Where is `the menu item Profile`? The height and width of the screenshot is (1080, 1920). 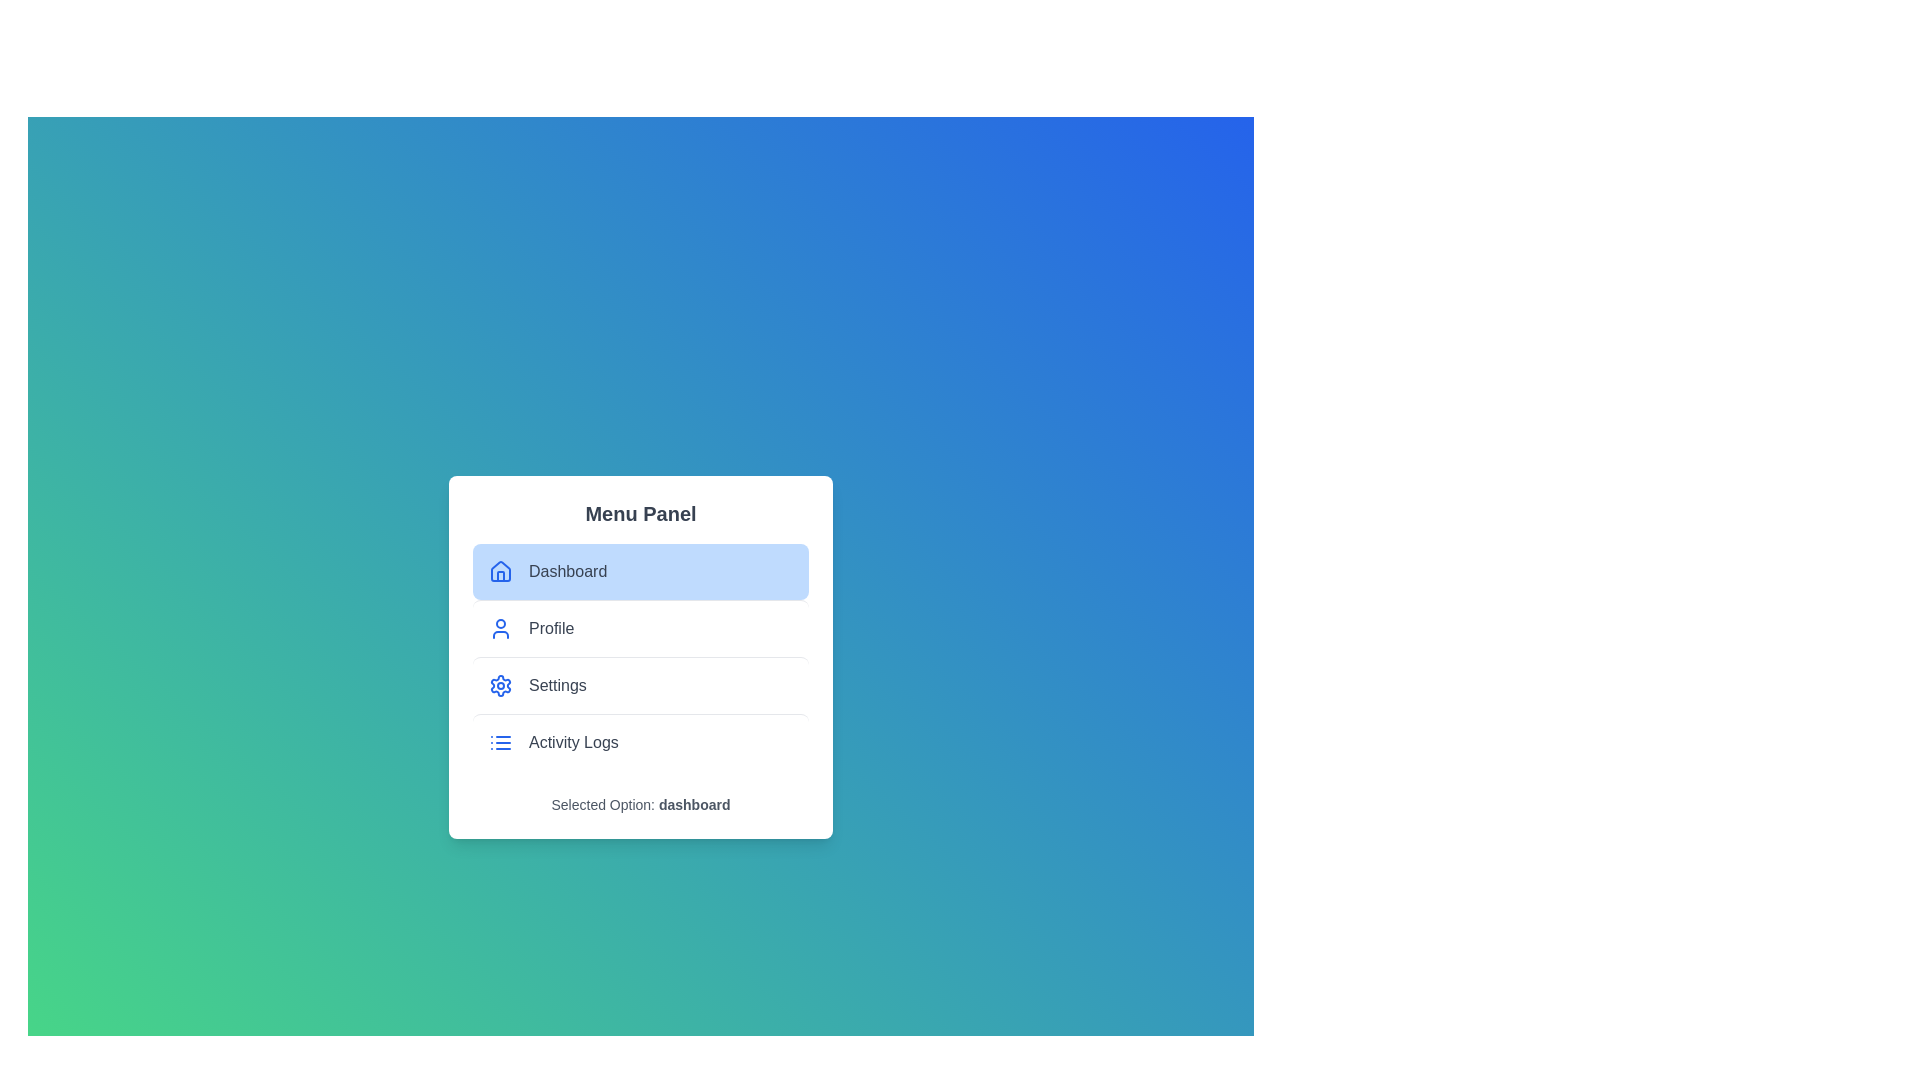 the menu item Profile is located at coordinates (641, 627).